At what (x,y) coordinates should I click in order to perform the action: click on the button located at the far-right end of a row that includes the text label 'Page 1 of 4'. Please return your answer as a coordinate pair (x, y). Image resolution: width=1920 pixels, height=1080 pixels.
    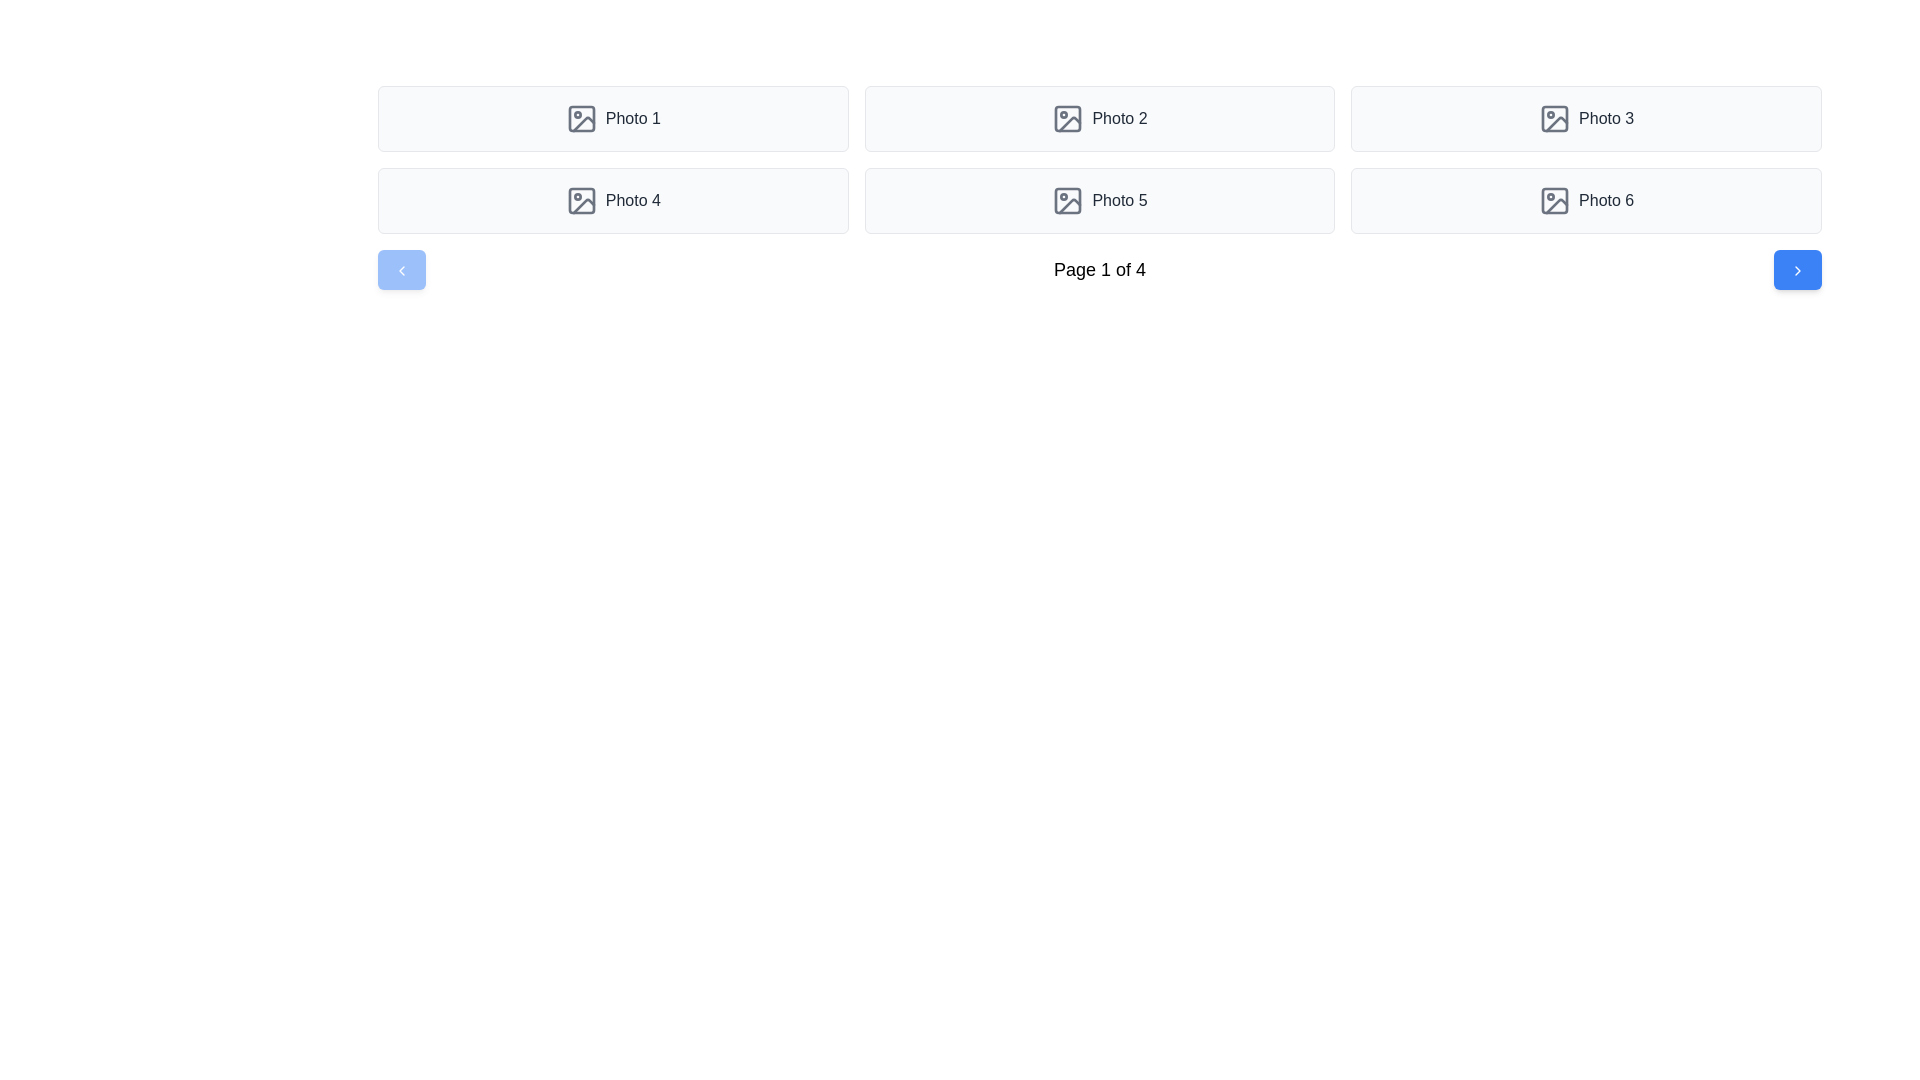
    Looking at the image, I should click on (1798, 270).